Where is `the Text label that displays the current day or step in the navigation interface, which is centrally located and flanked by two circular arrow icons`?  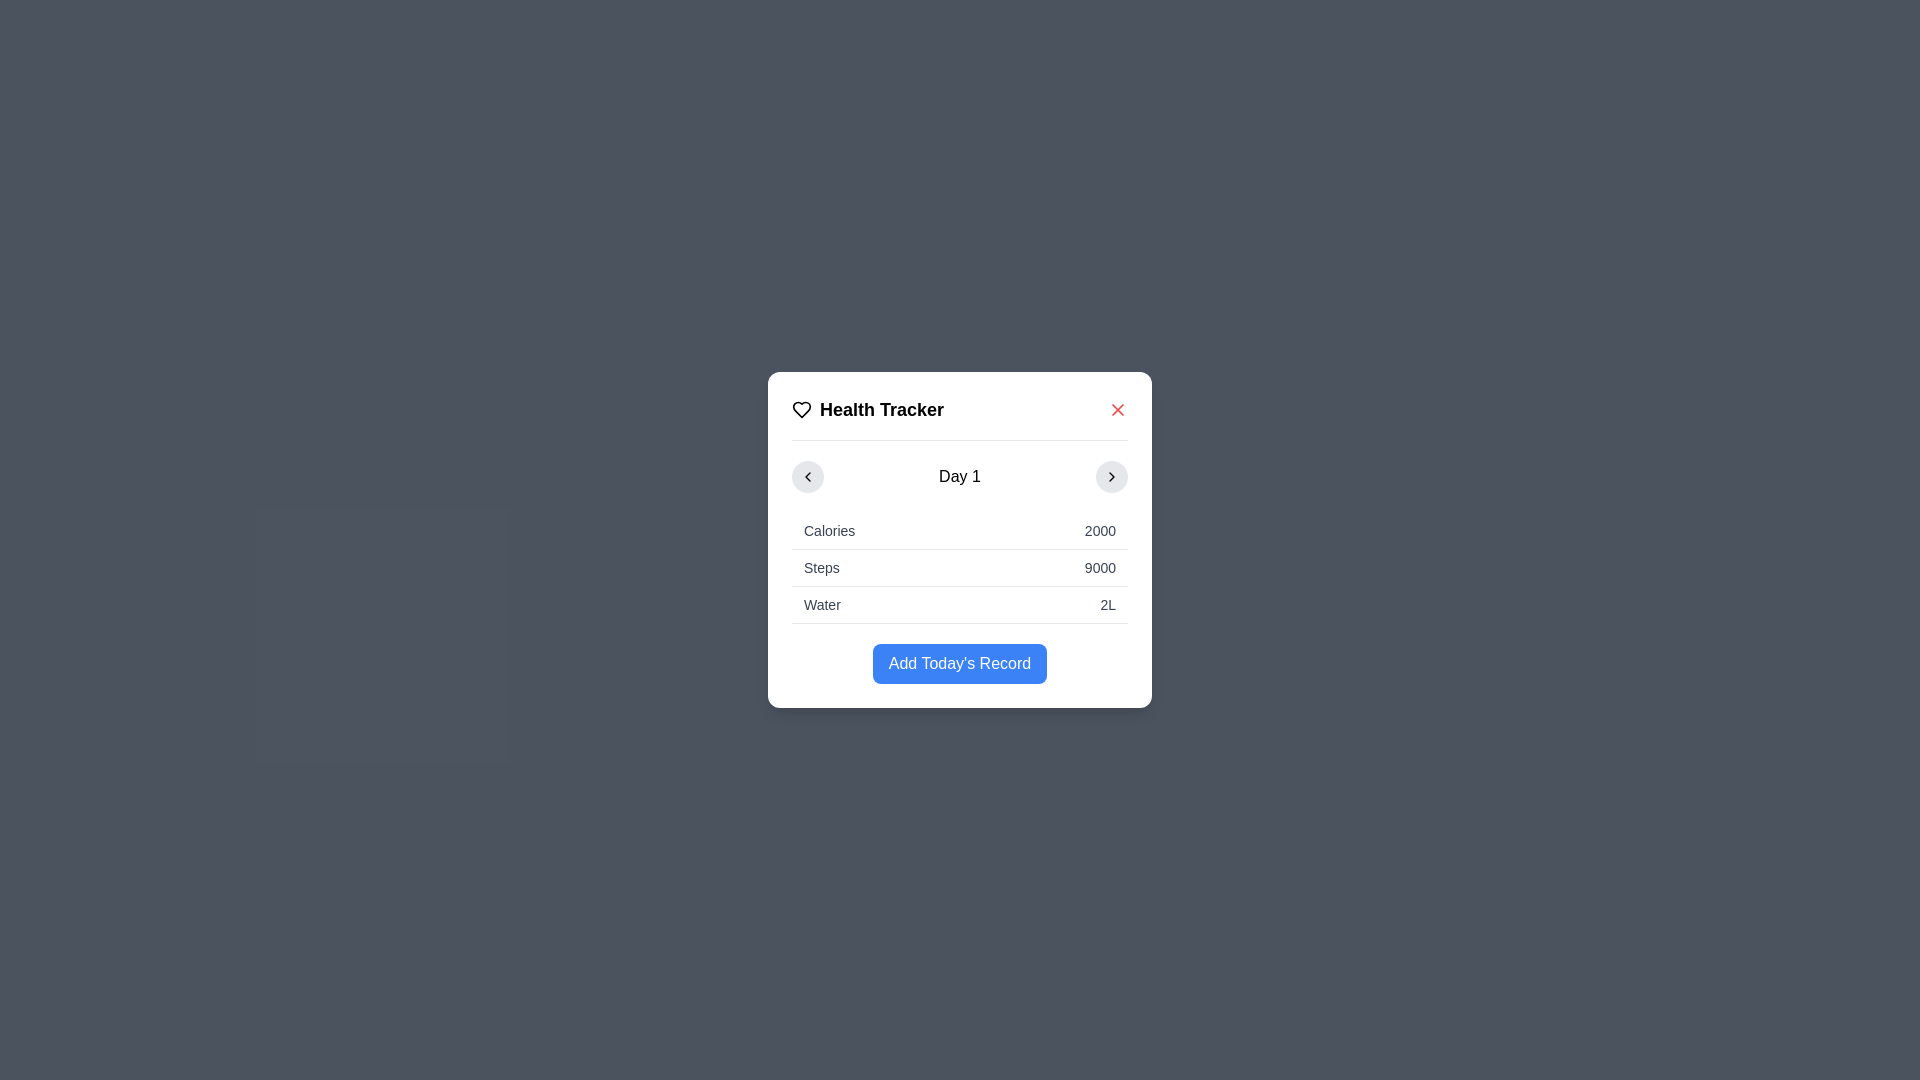
the Text label that displays the current day or step in the navigation interface, which is centrally located and flanked by two circular arrow icons is located at coordinates (960, 477).